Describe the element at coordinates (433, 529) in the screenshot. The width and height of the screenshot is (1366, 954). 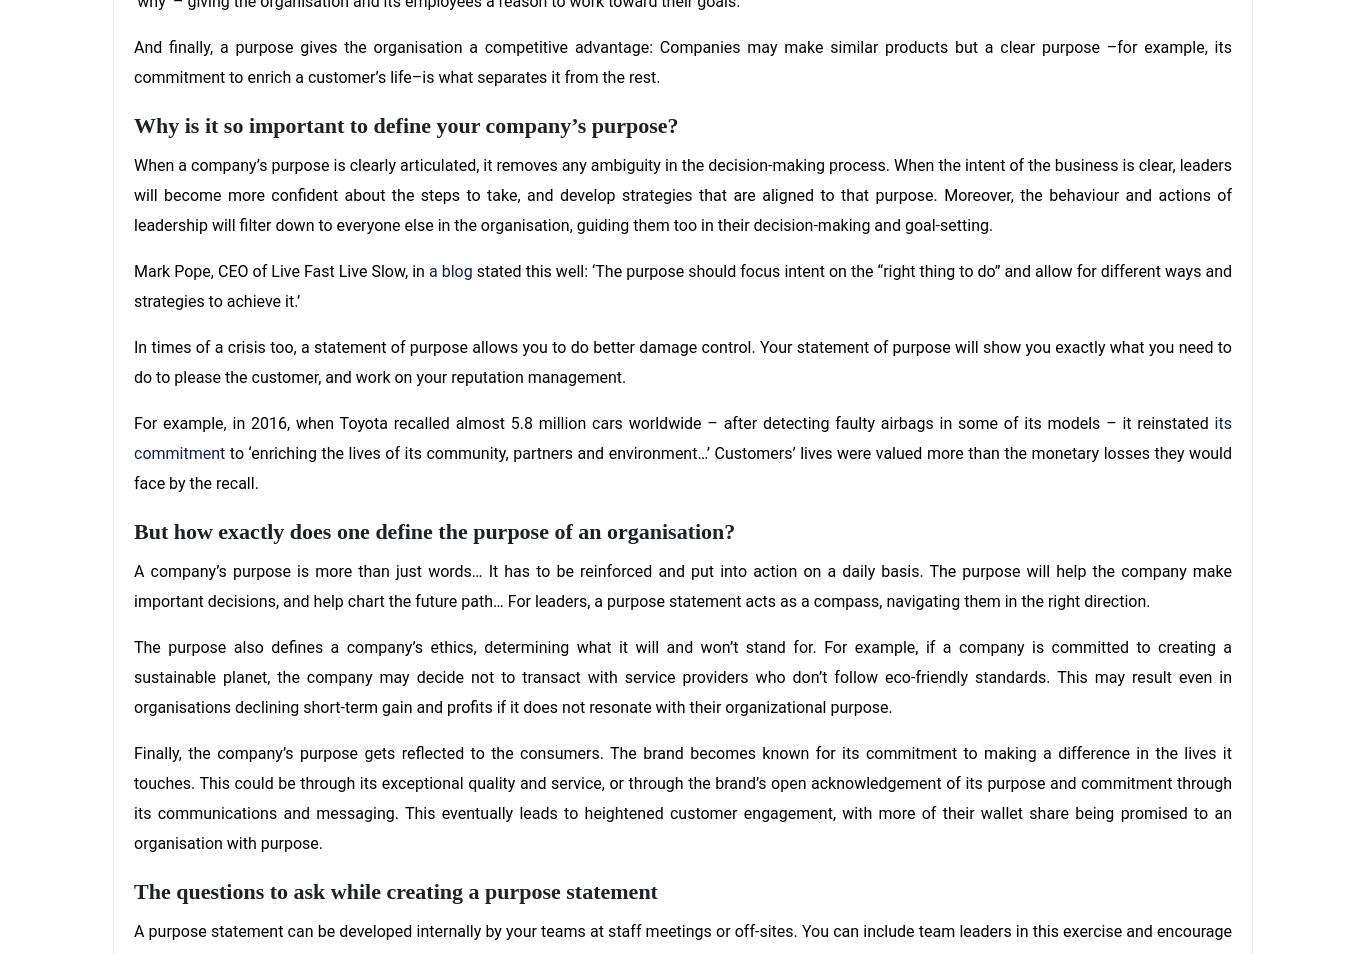
I see `'But how exactly does one define the purpose of an organisation?'` at that location.